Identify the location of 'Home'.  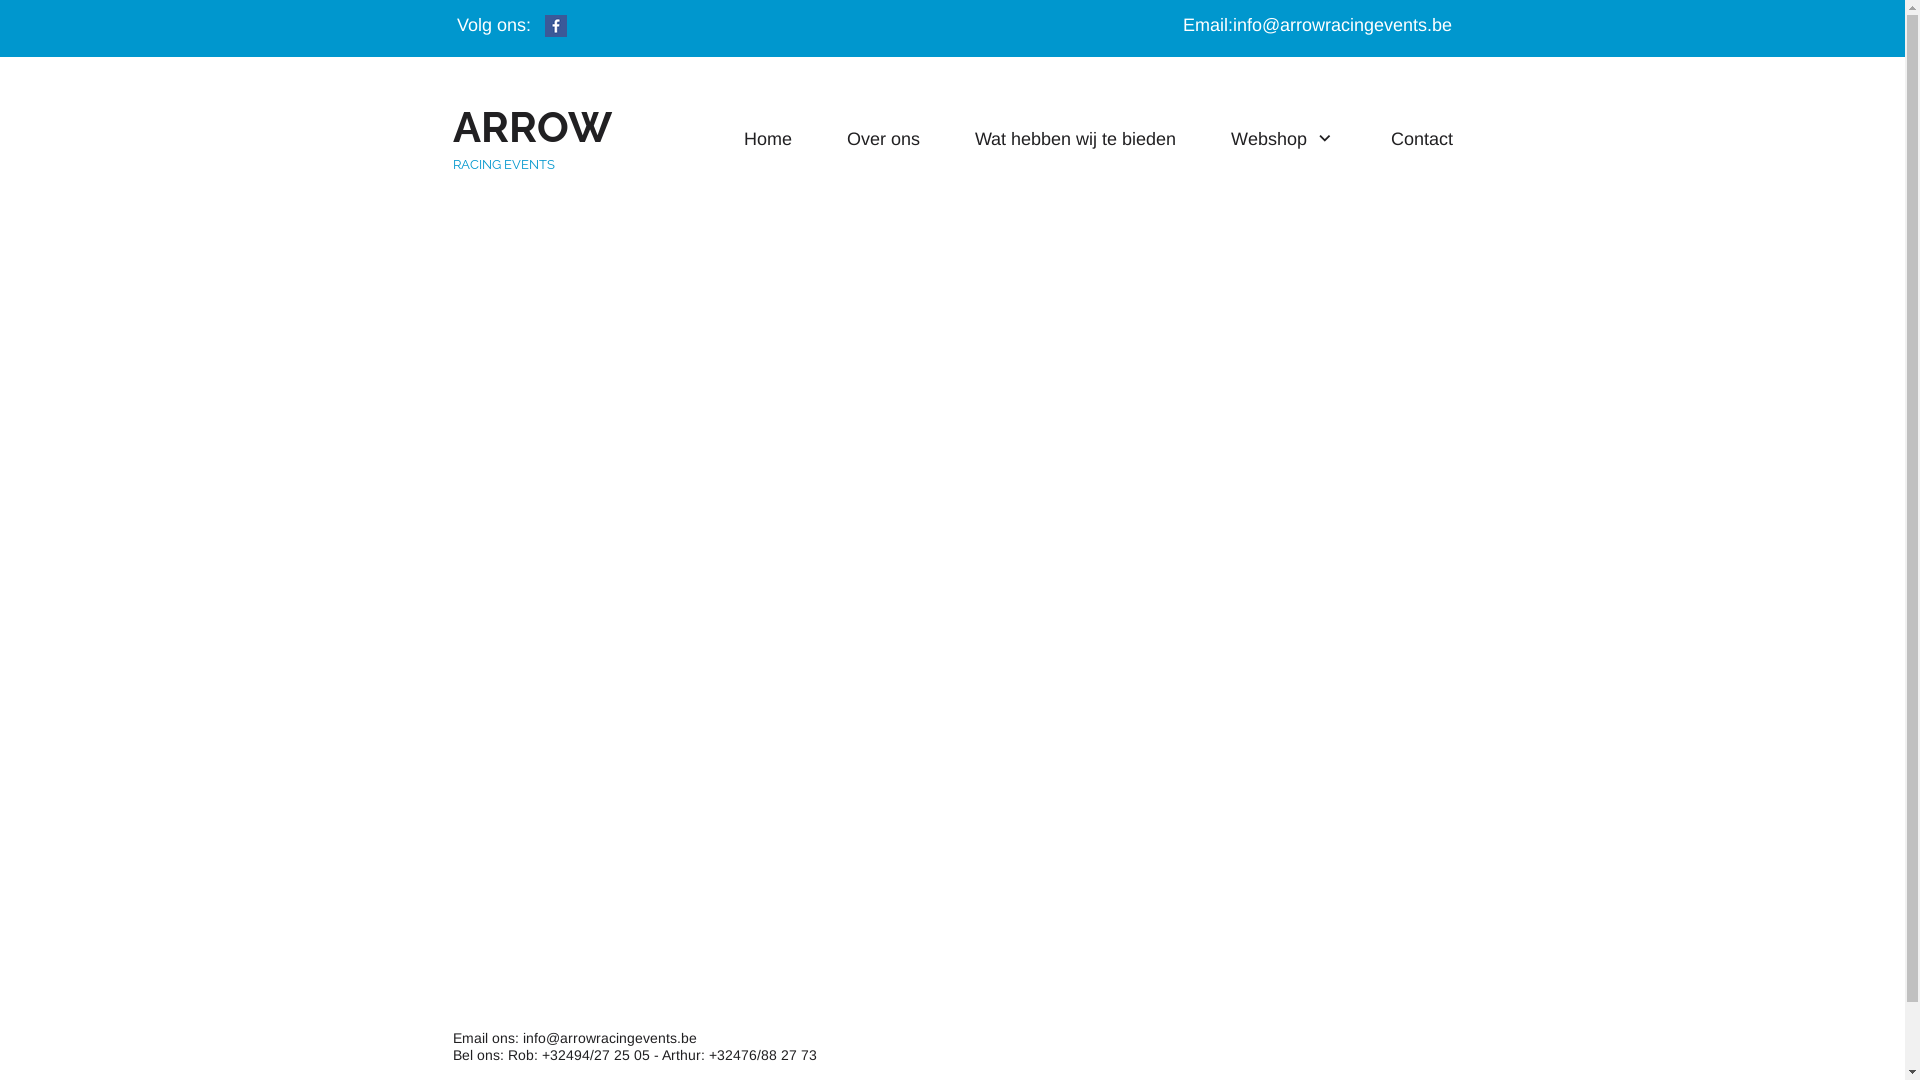
(743, 137).